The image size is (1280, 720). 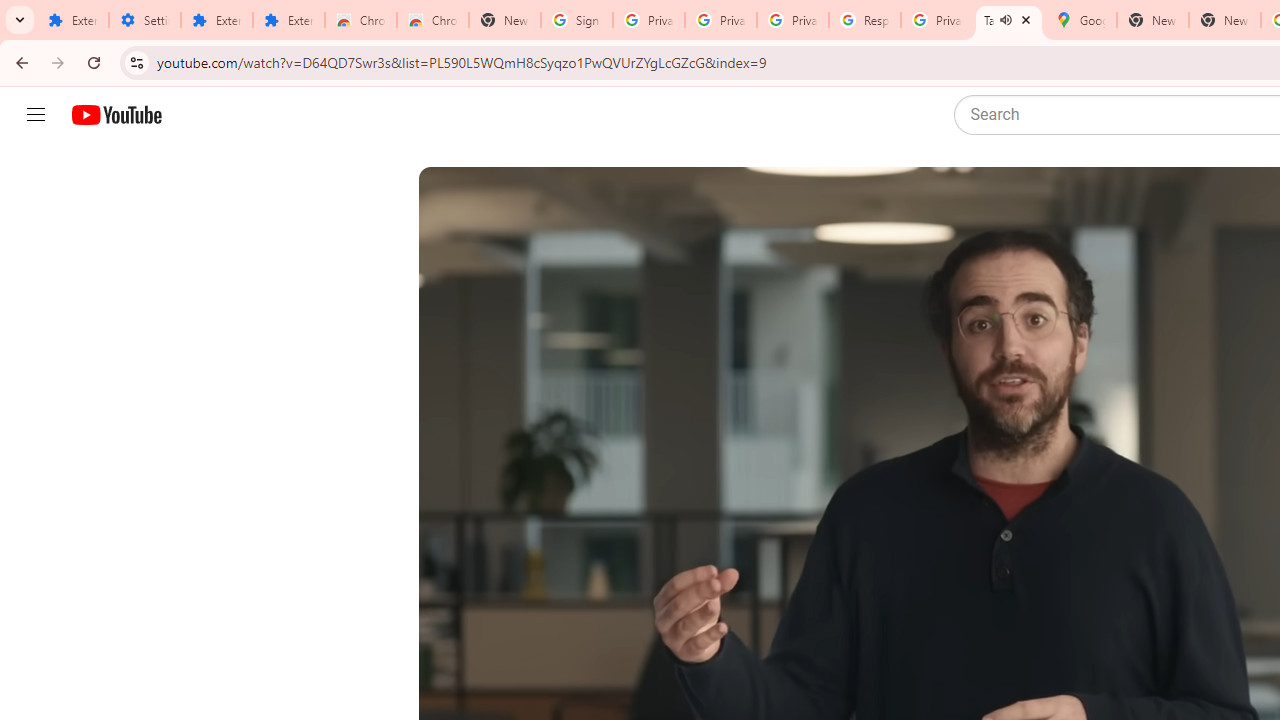 What do you see at coordinates (35, 115) in the screenshot?
I see `'Guide'` at bounding box center [35, 115].